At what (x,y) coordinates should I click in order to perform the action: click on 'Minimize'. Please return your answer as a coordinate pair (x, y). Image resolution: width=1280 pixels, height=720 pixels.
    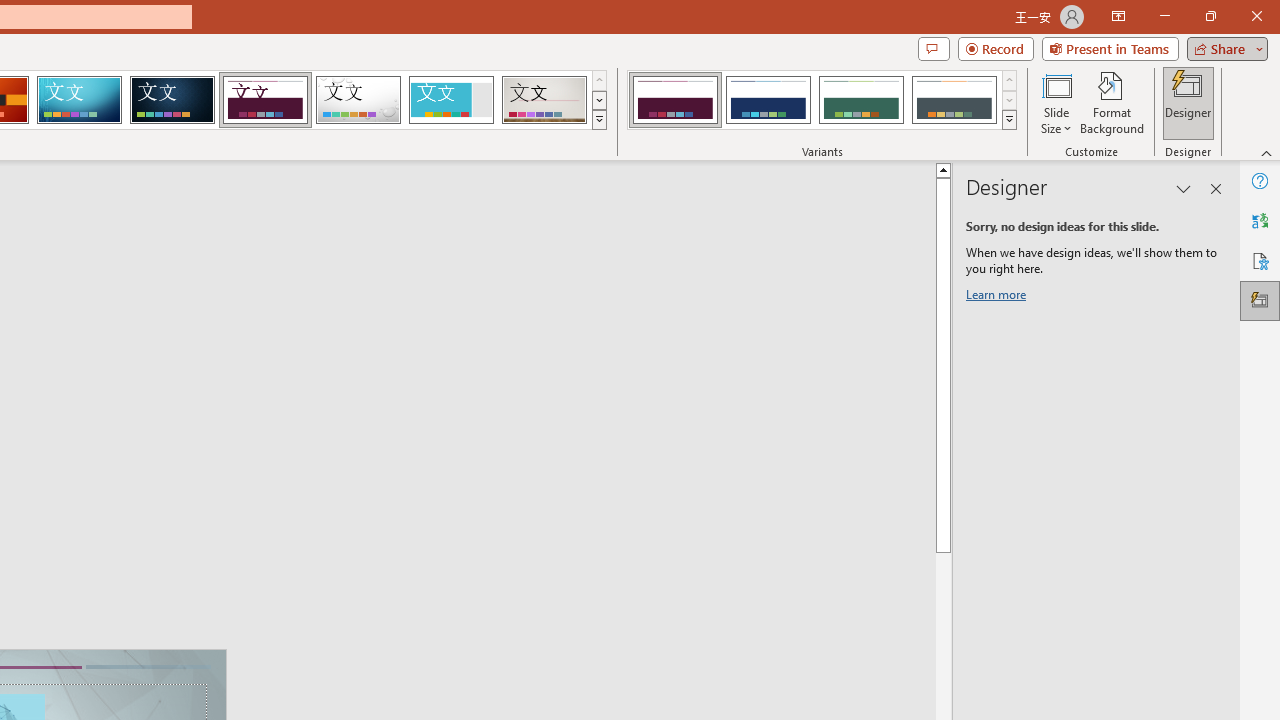
    Looking at the image, I should click on (1164, 16).